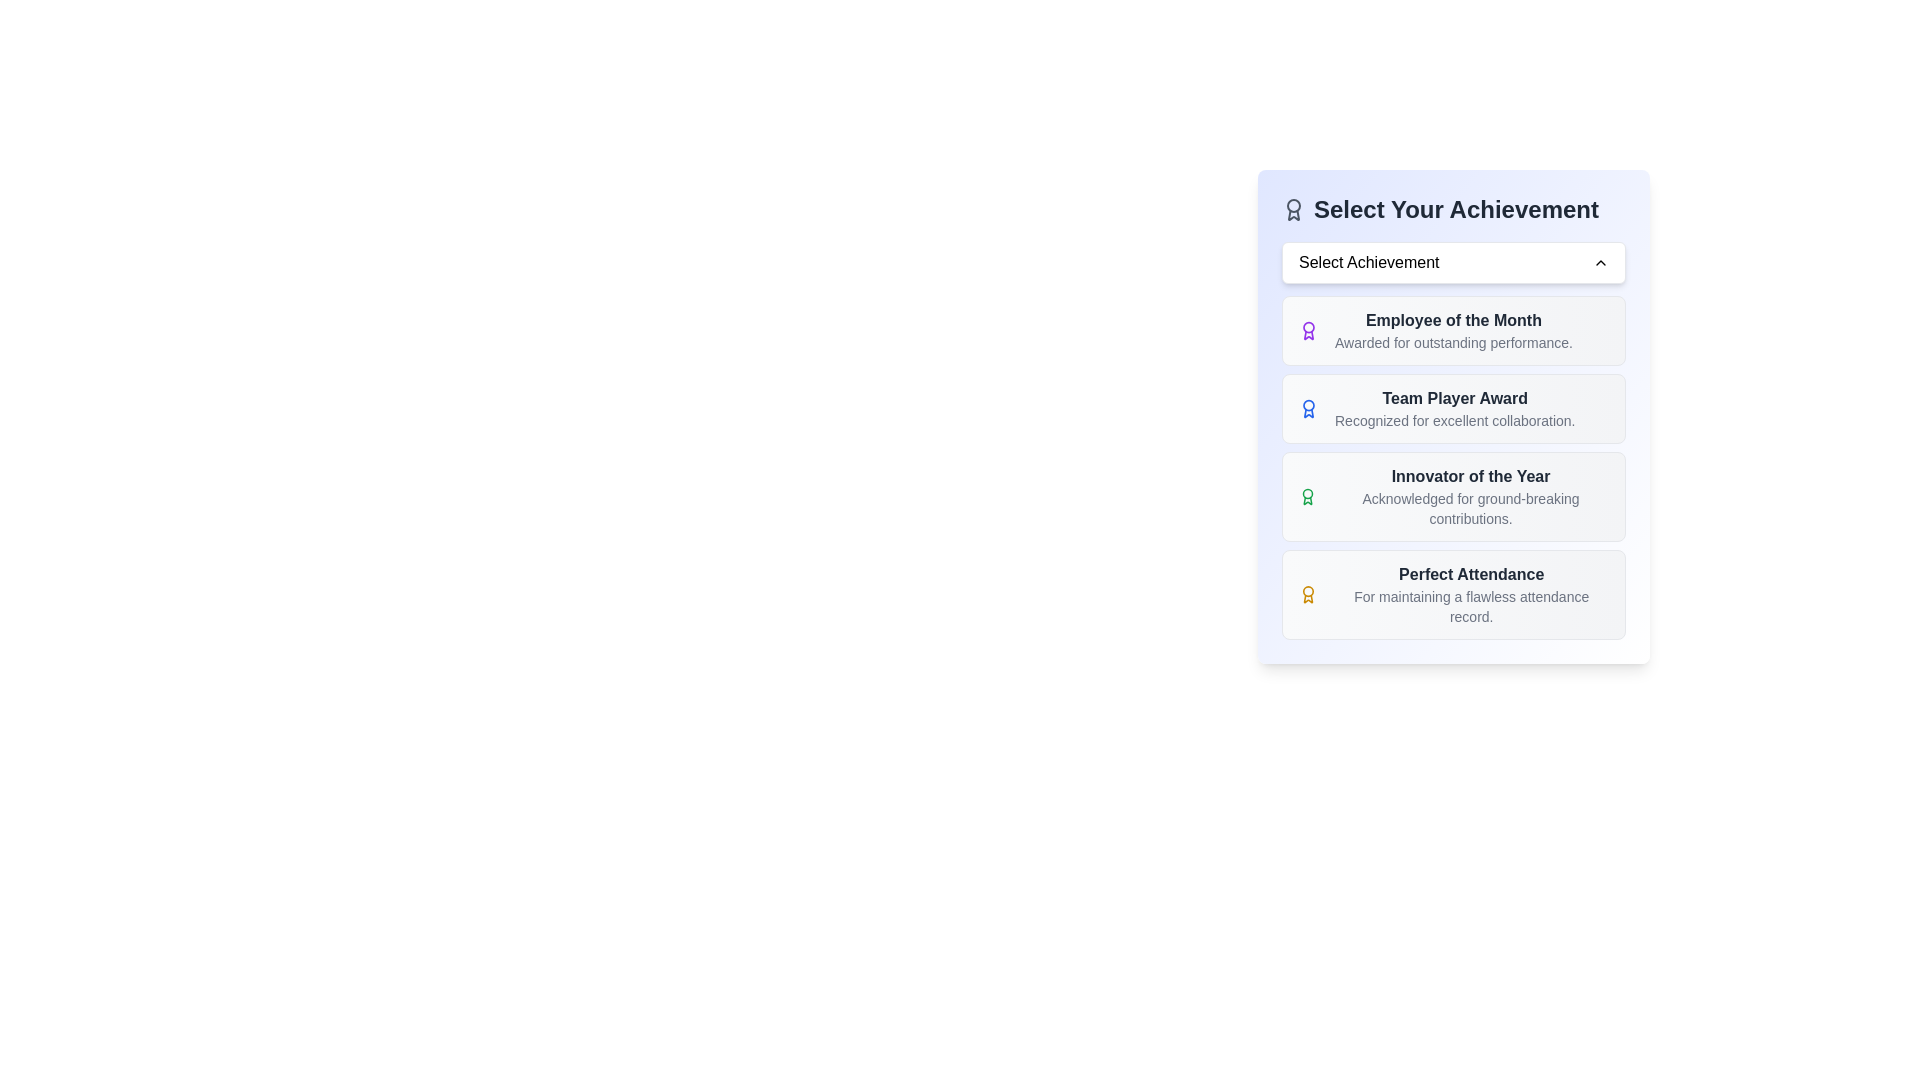 This screenshot has height=1080, width=1920. I want to click on the 'Innovator of the Year' text element within the list item, which is styled in bold and darker shade, so click(1471, 496).